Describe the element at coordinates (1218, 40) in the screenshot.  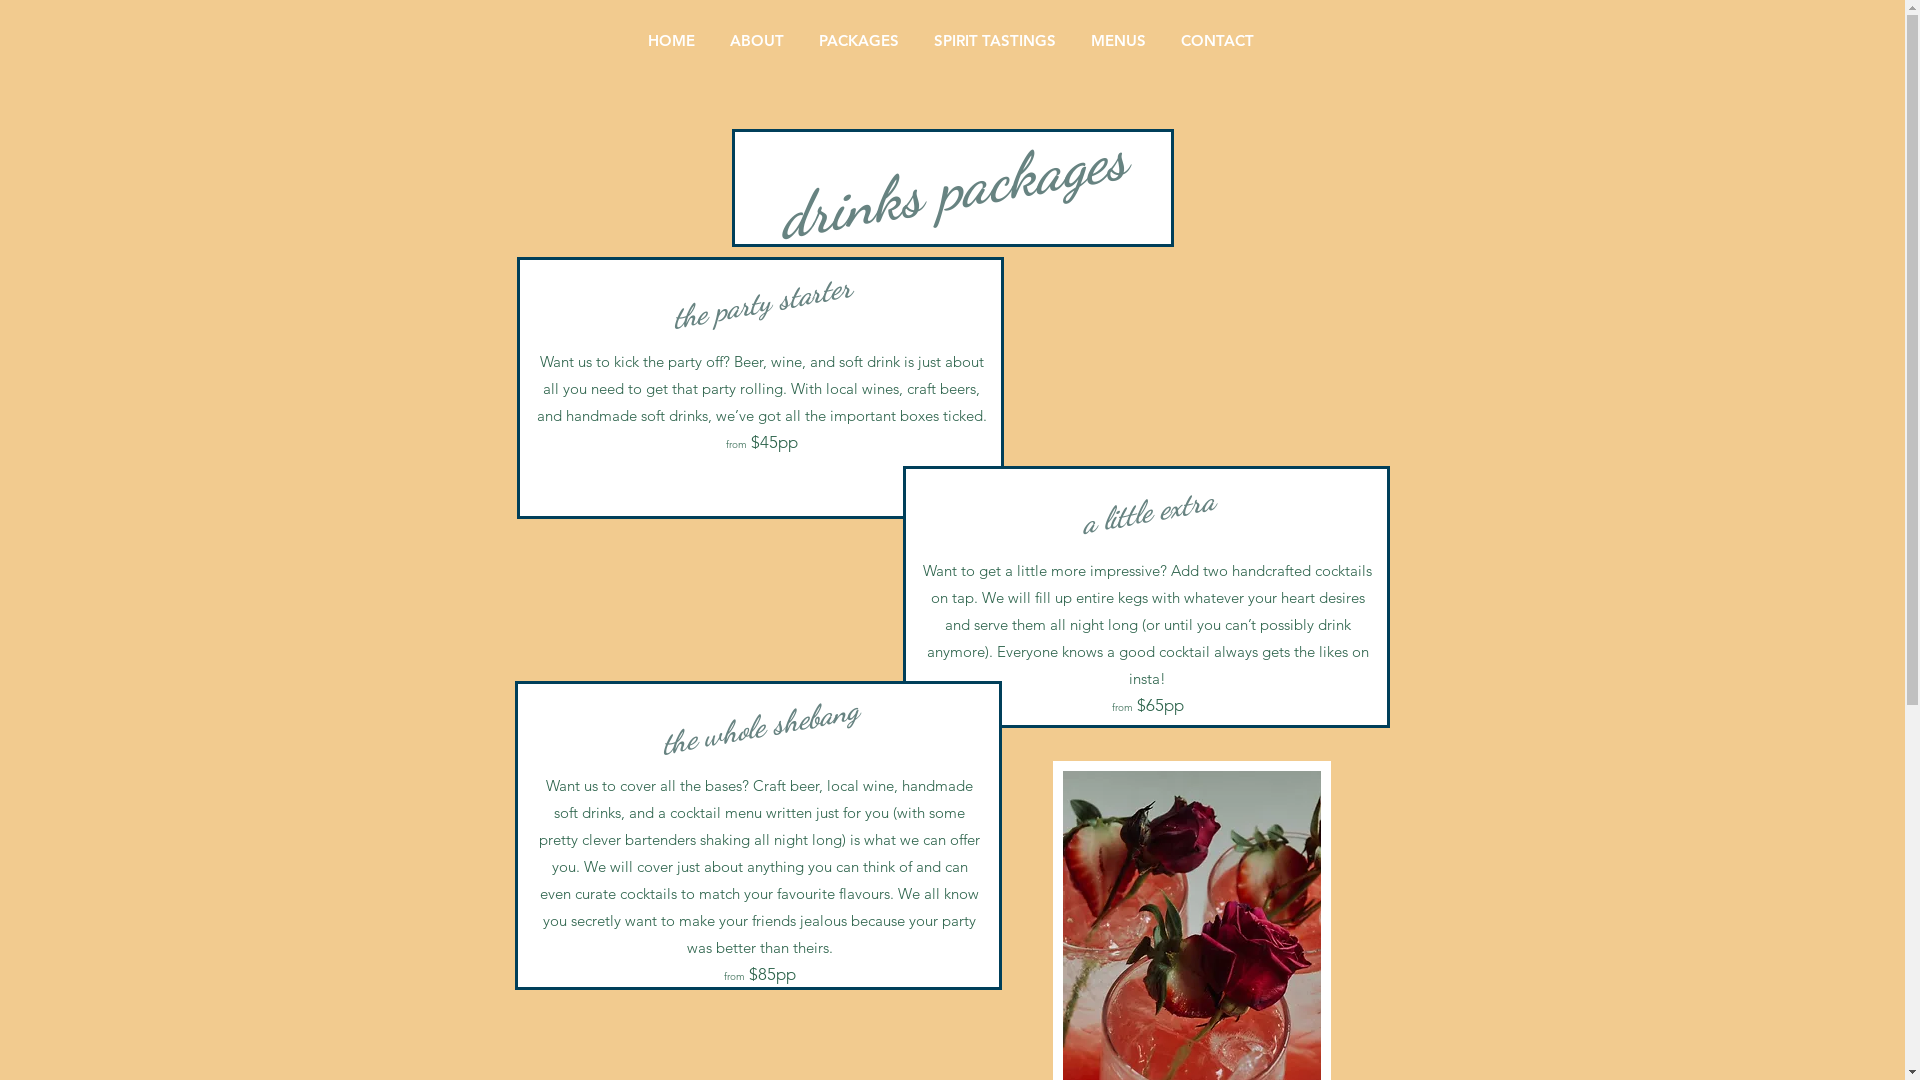
I see `'CONTACT'` at that location.